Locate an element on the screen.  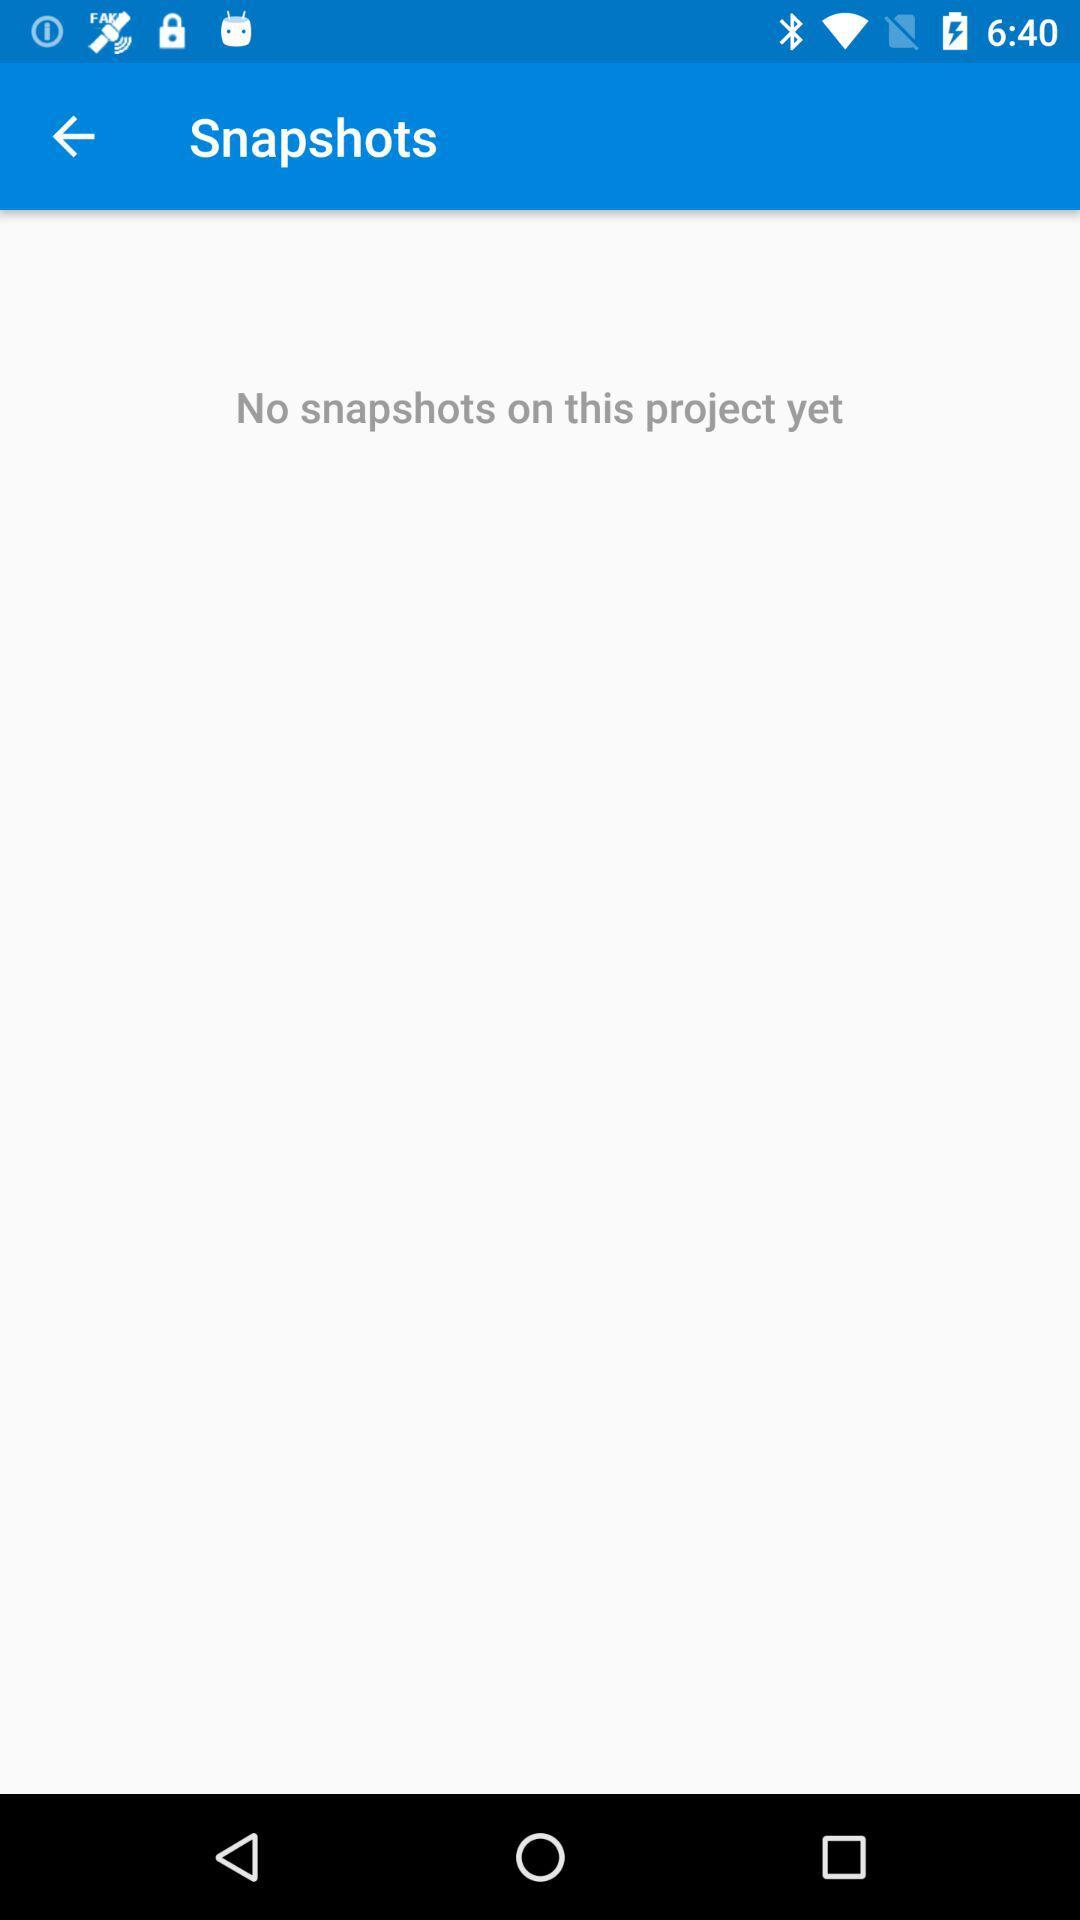
icon next to snapshots item is located at coordinates (72, 135).